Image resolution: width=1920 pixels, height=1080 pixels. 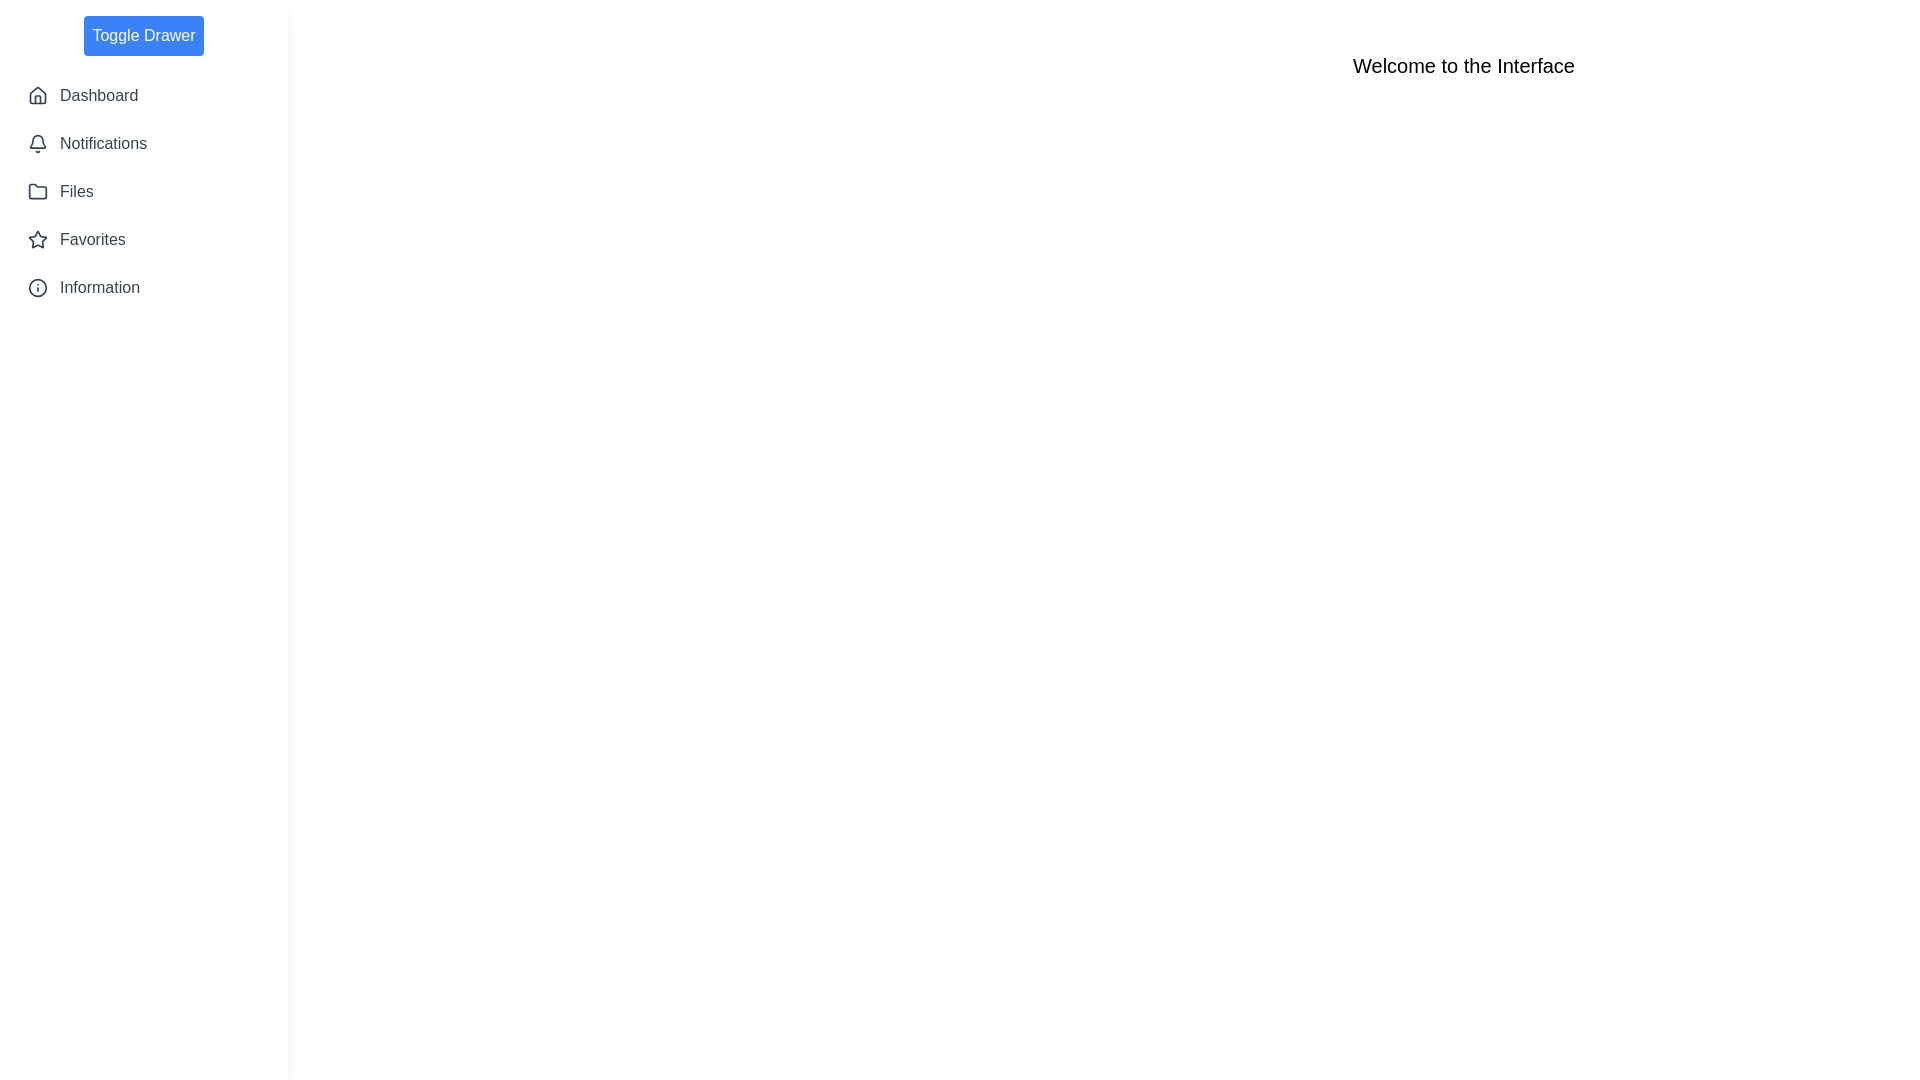 What do you see at coordinates (143, 35) in the screenshot?
I see `the 'Toggle Drawer' button to toggle the visibility of the sidebar` at bounding box center [143, 35].